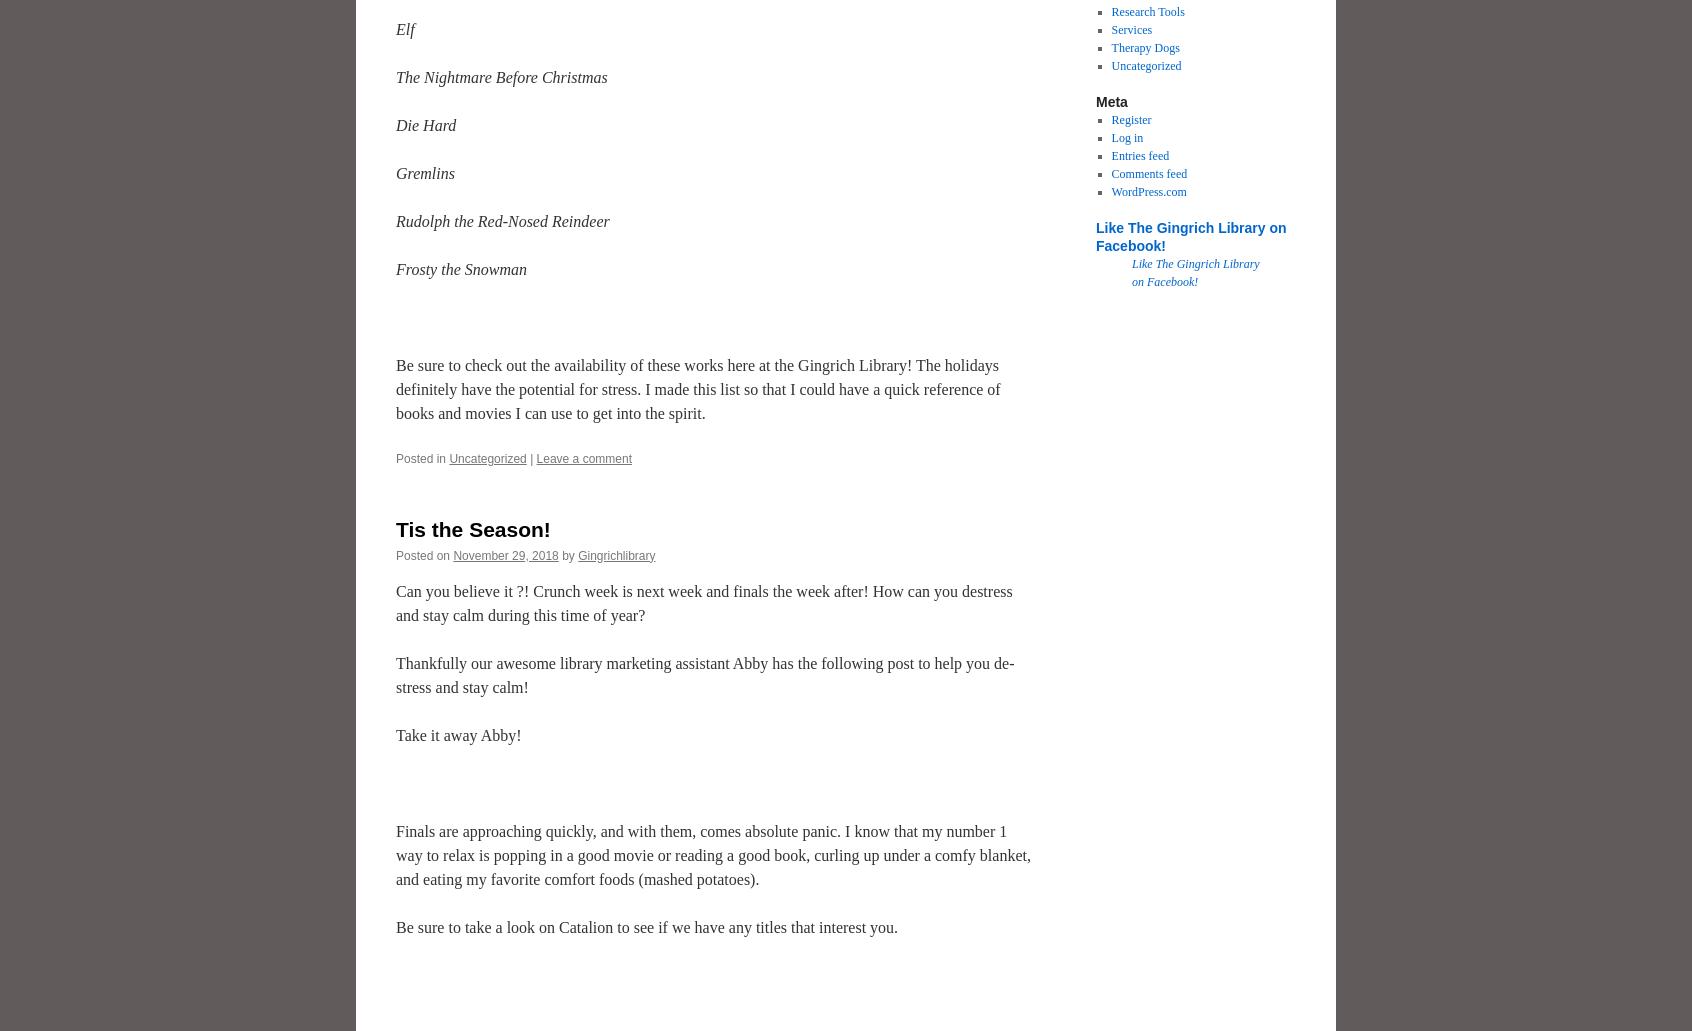  I want to click on 'Posted in', so click(395, 459).